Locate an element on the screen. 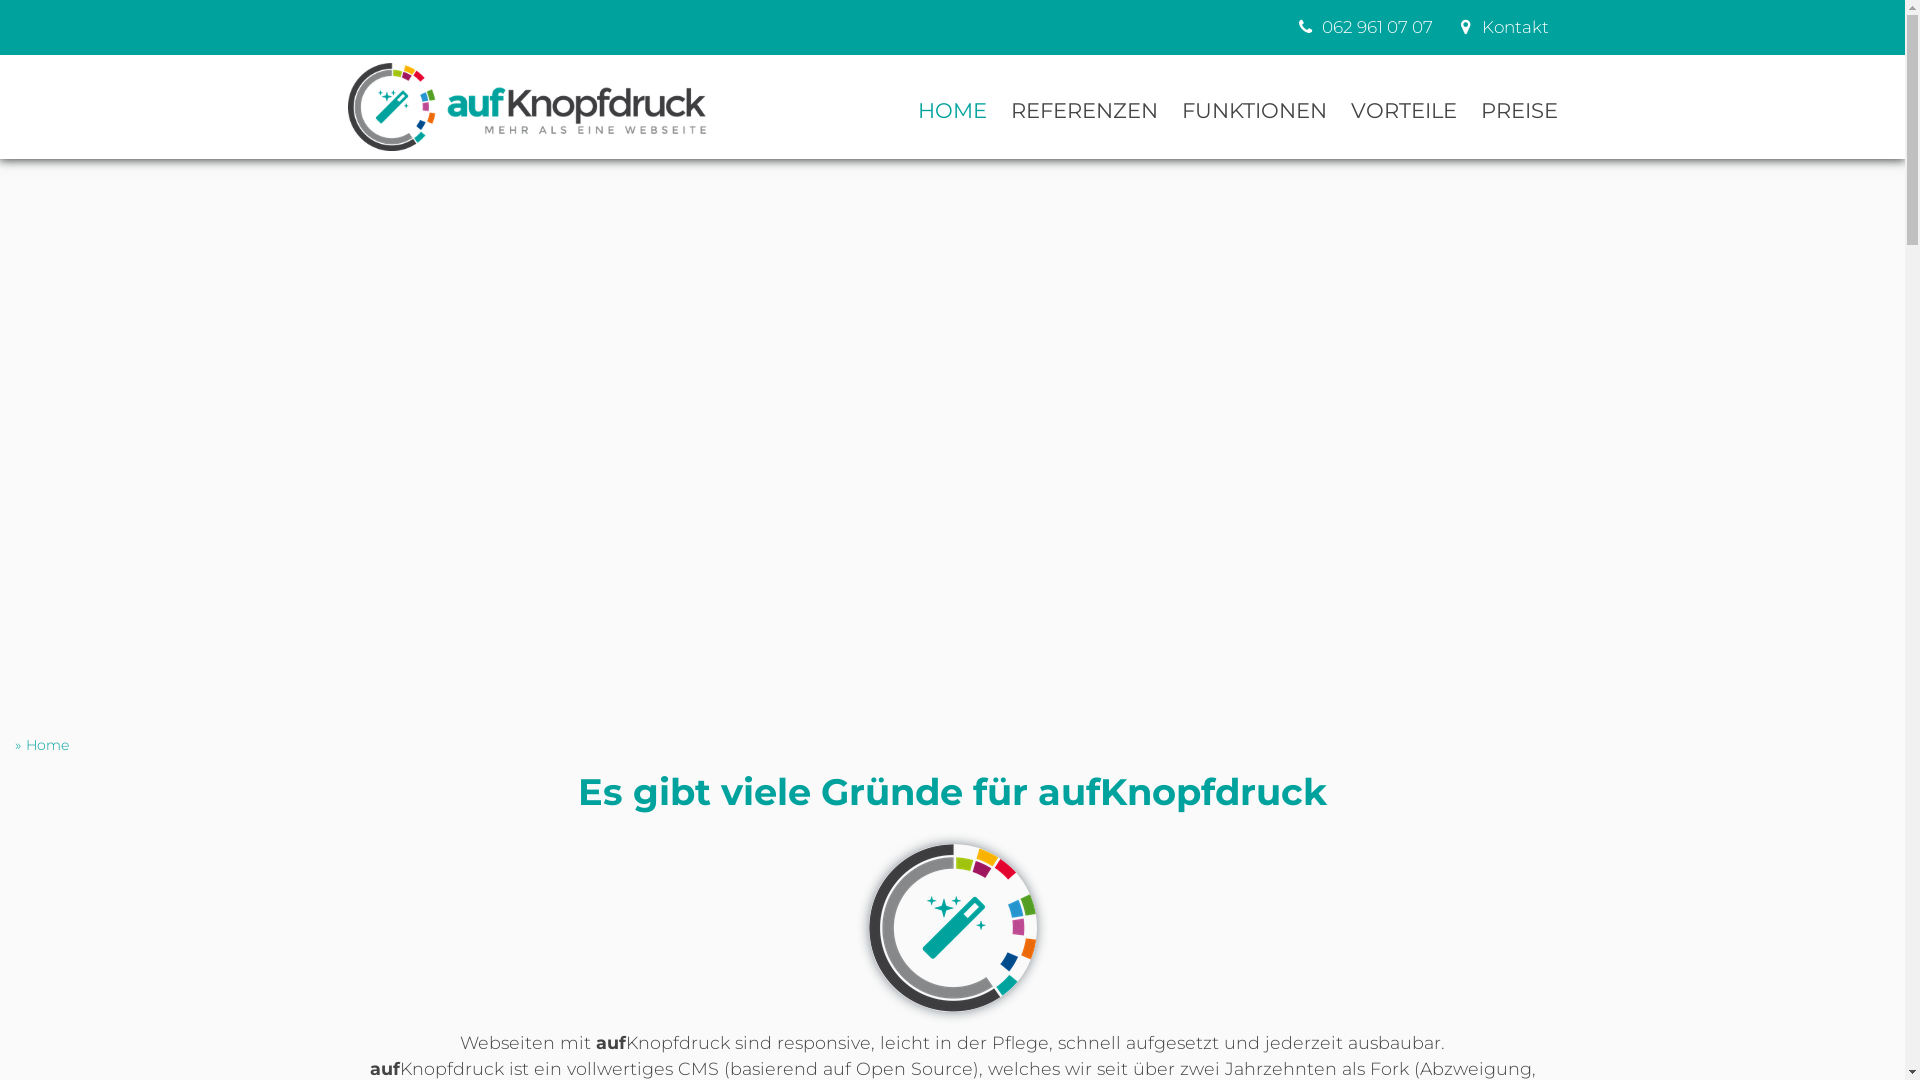 The image size is (1920, 1080). 'Home' is located at coordinates (47, 745).